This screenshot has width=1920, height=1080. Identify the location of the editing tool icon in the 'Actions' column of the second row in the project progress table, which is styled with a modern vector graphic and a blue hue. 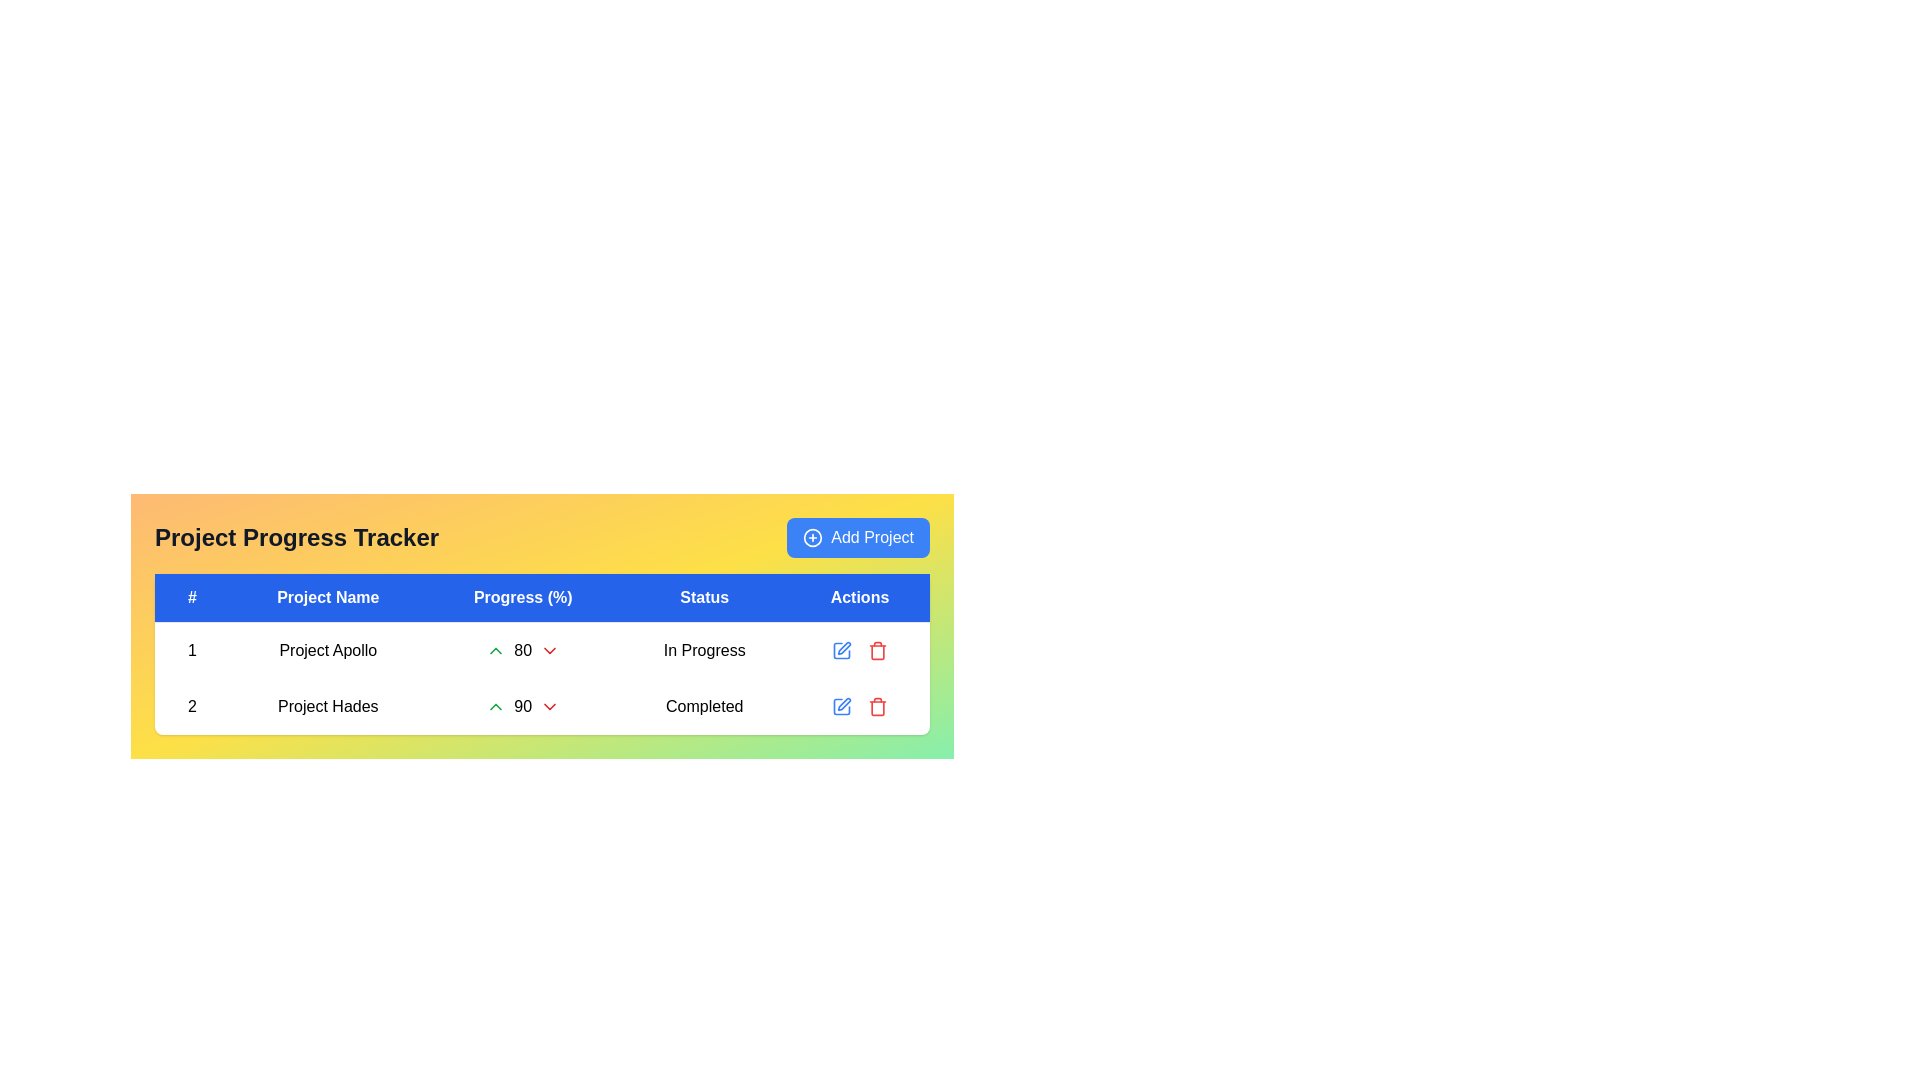
(841, 705).